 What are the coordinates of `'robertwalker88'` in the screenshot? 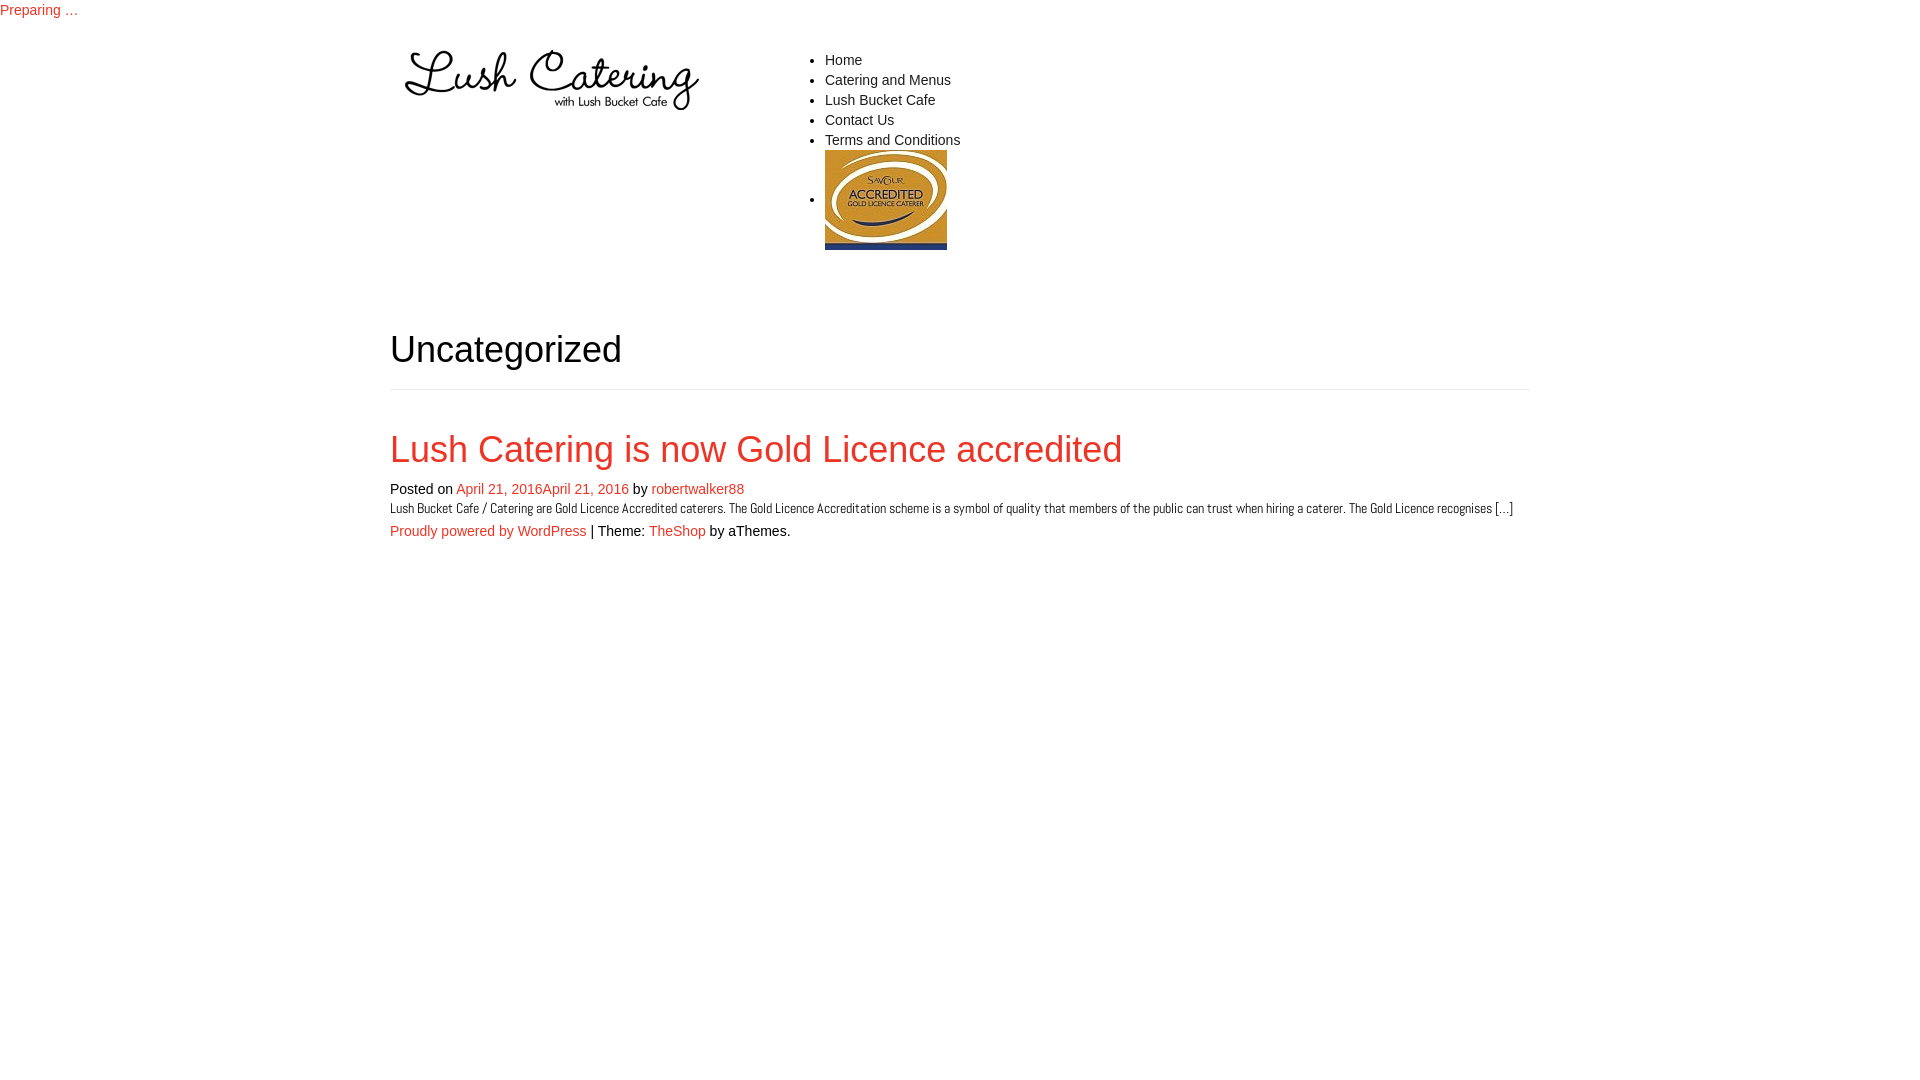 It's located at (652, 489).